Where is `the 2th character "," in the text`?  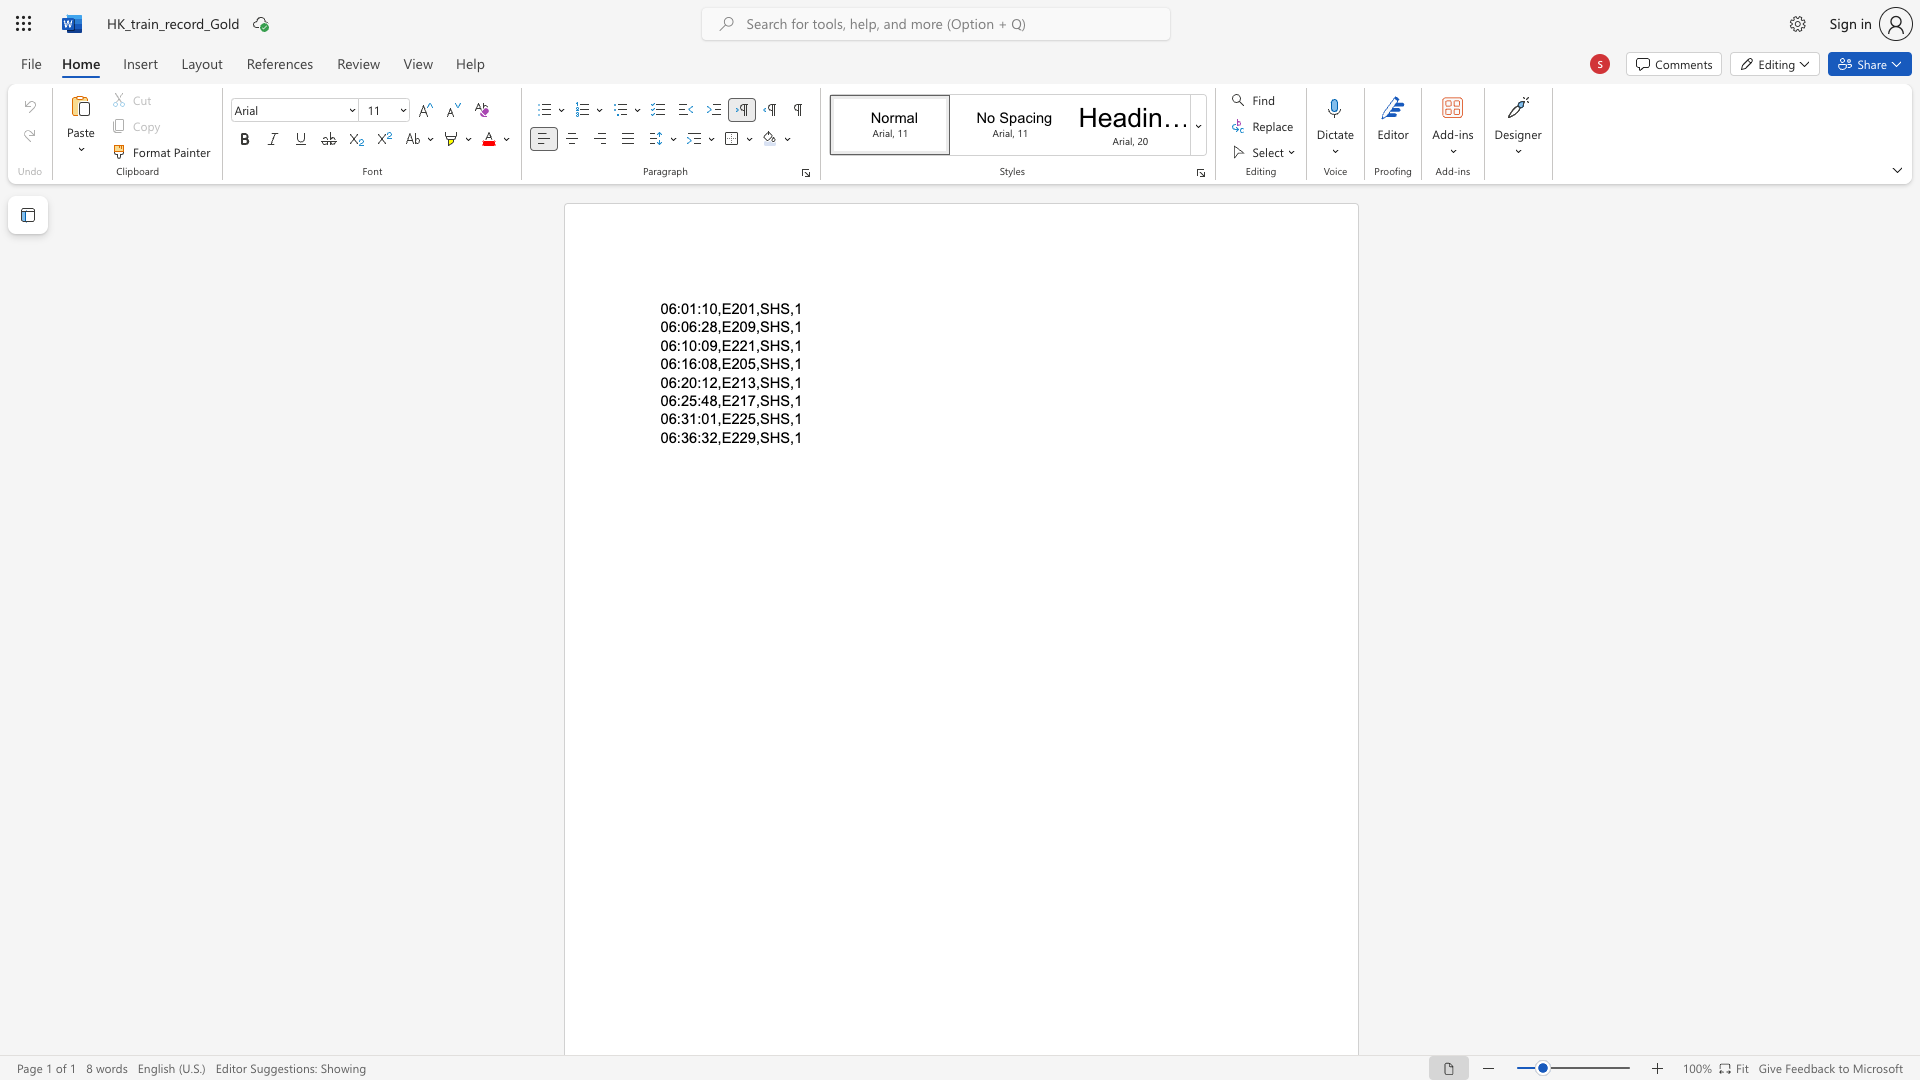 the 2th character "," in the text is located at coordinates (756, 326).